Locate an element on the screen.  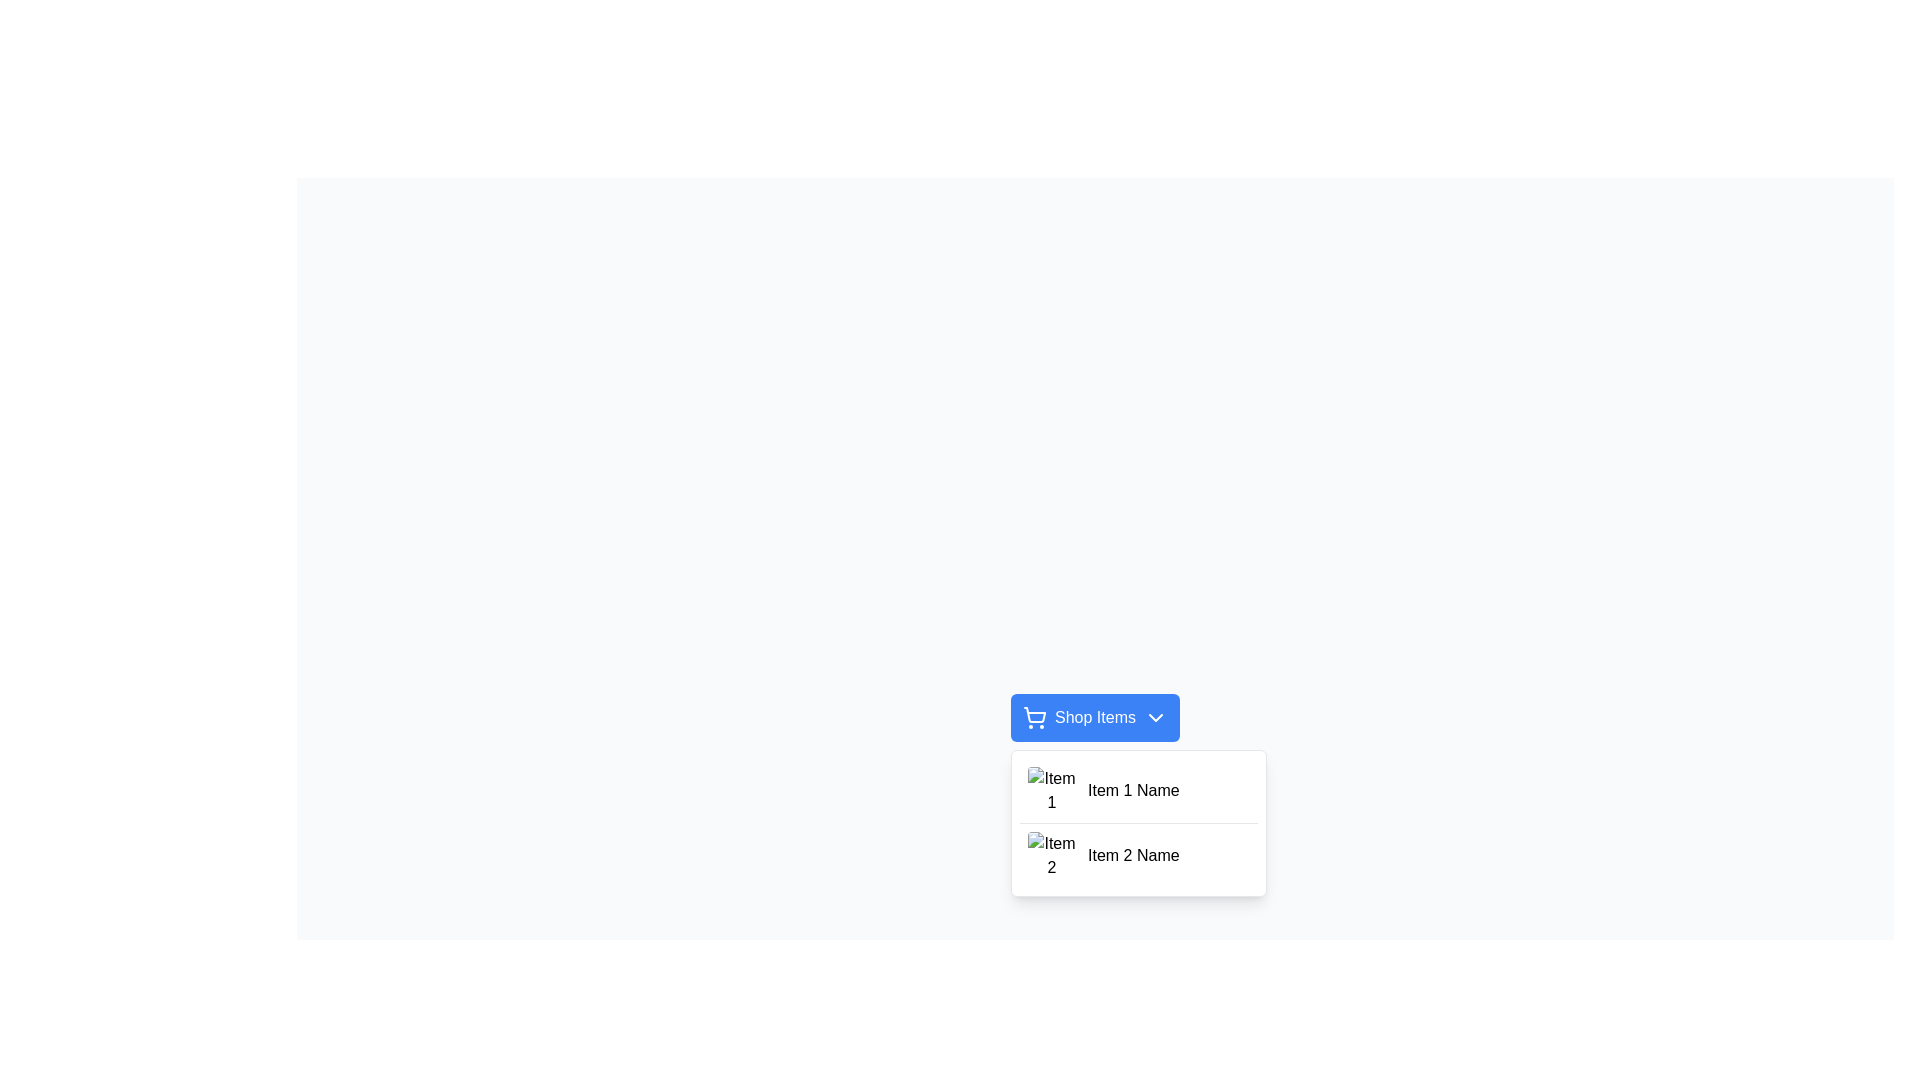
the first list item labeled 'Item 1 Name' is located at coordinates (1138, 789).